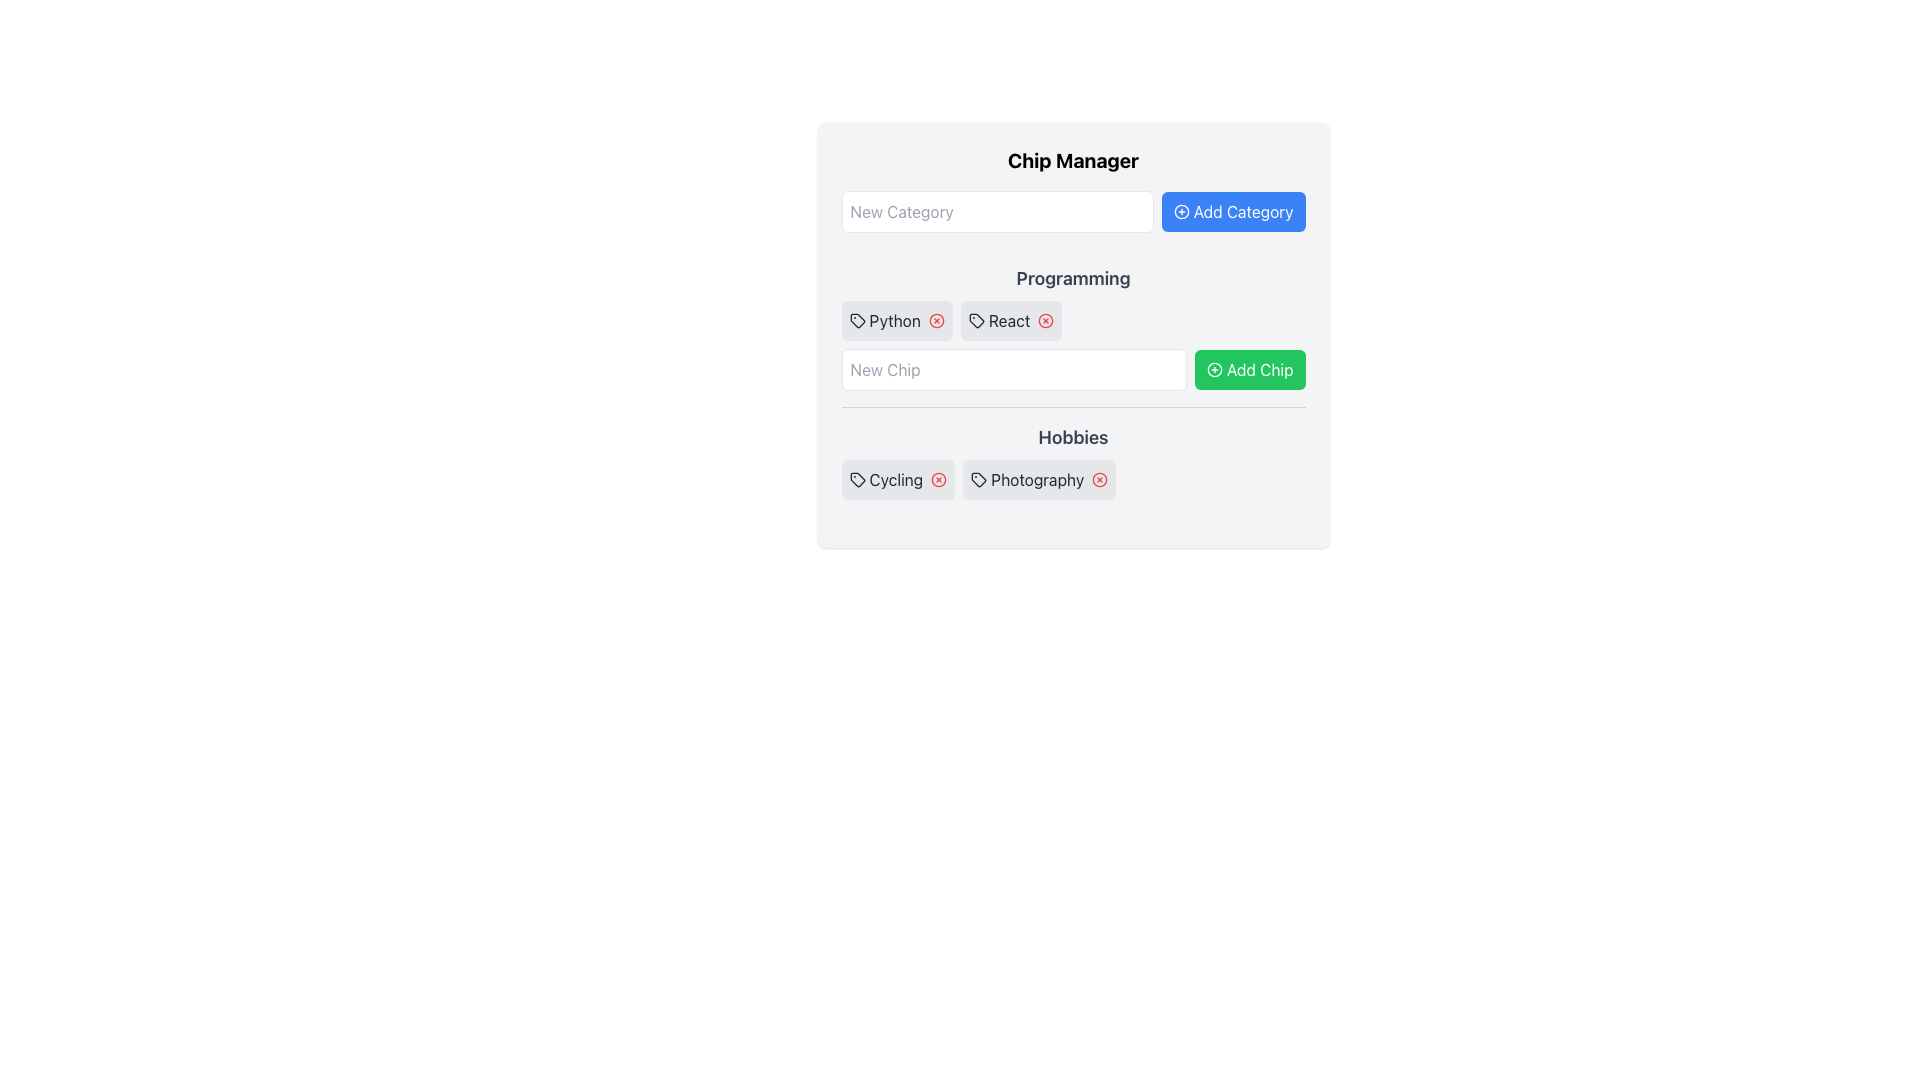  Describe the element at coordinates (934, 479) in the screenshot. I see `the delete button for the 'Cycling' chip located in the 'Hobbies' section` at that location.